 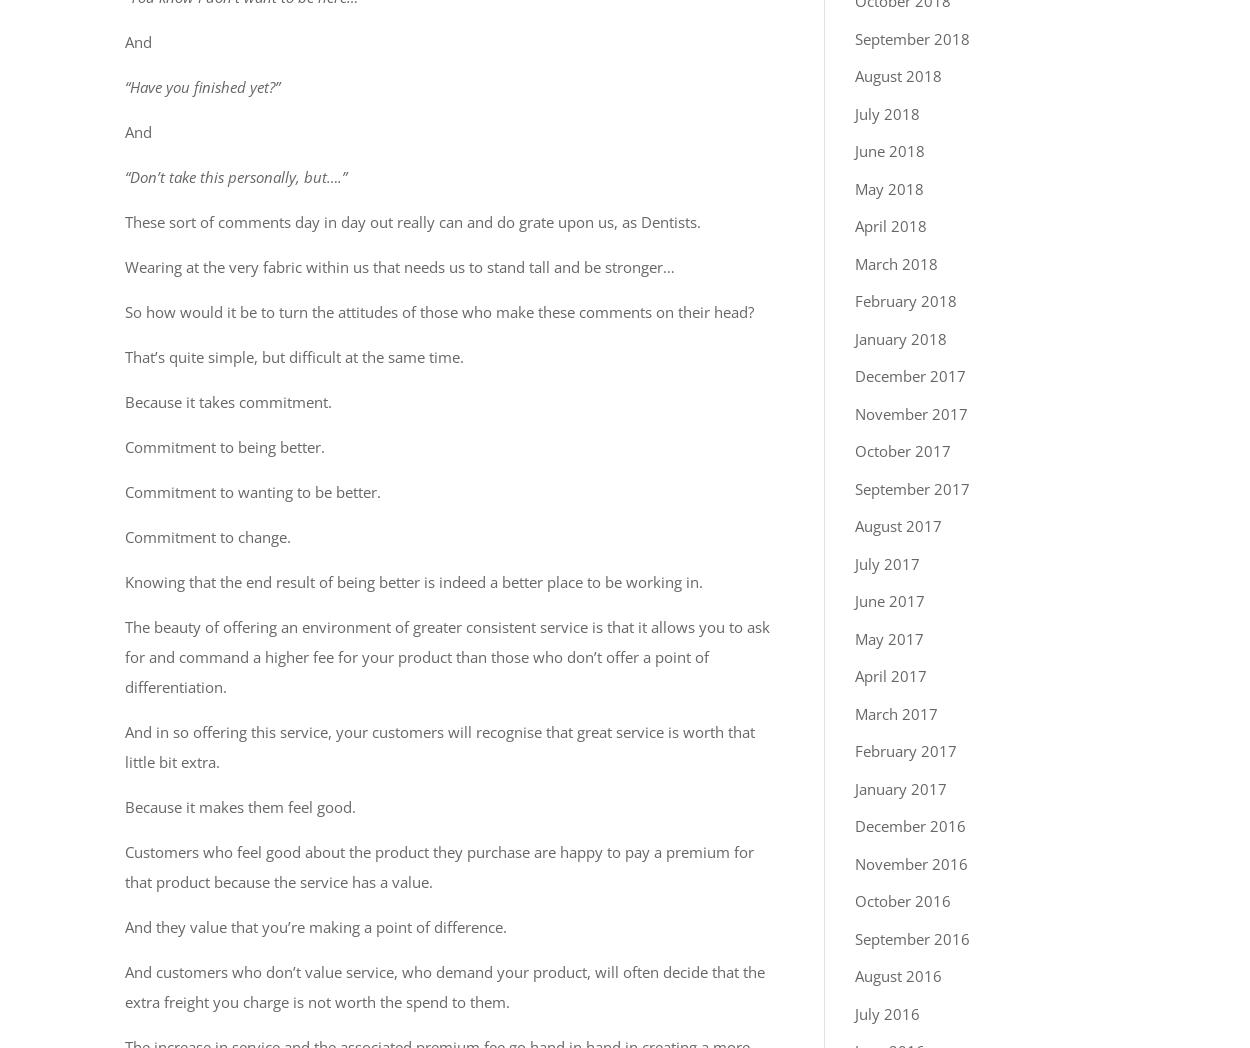 What do you see at coordinates (413, 221) in the screenshot?
I see `'These sort of comments day in day out really can and do grate upon us, as Dentists.'` at bounding box center [413, 221].